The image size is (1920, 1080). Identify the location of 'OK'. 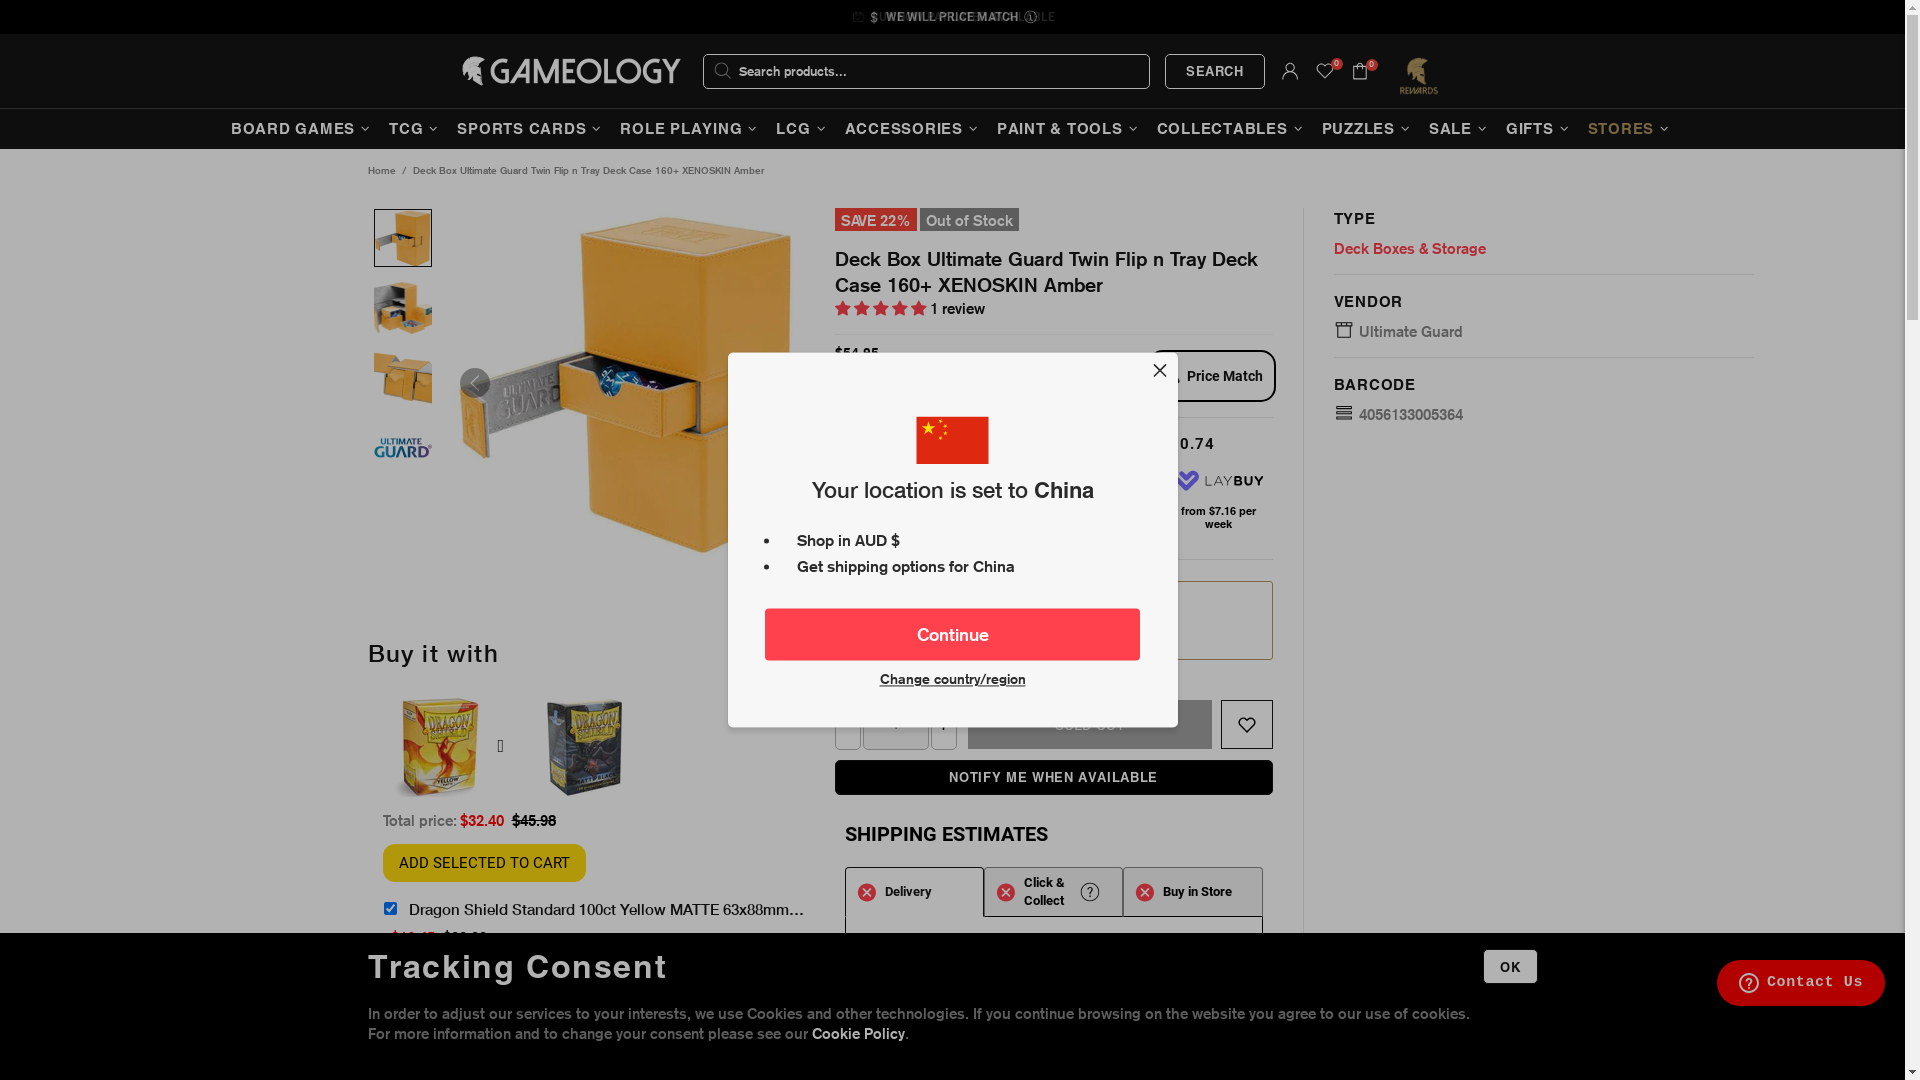
(1510, 965).